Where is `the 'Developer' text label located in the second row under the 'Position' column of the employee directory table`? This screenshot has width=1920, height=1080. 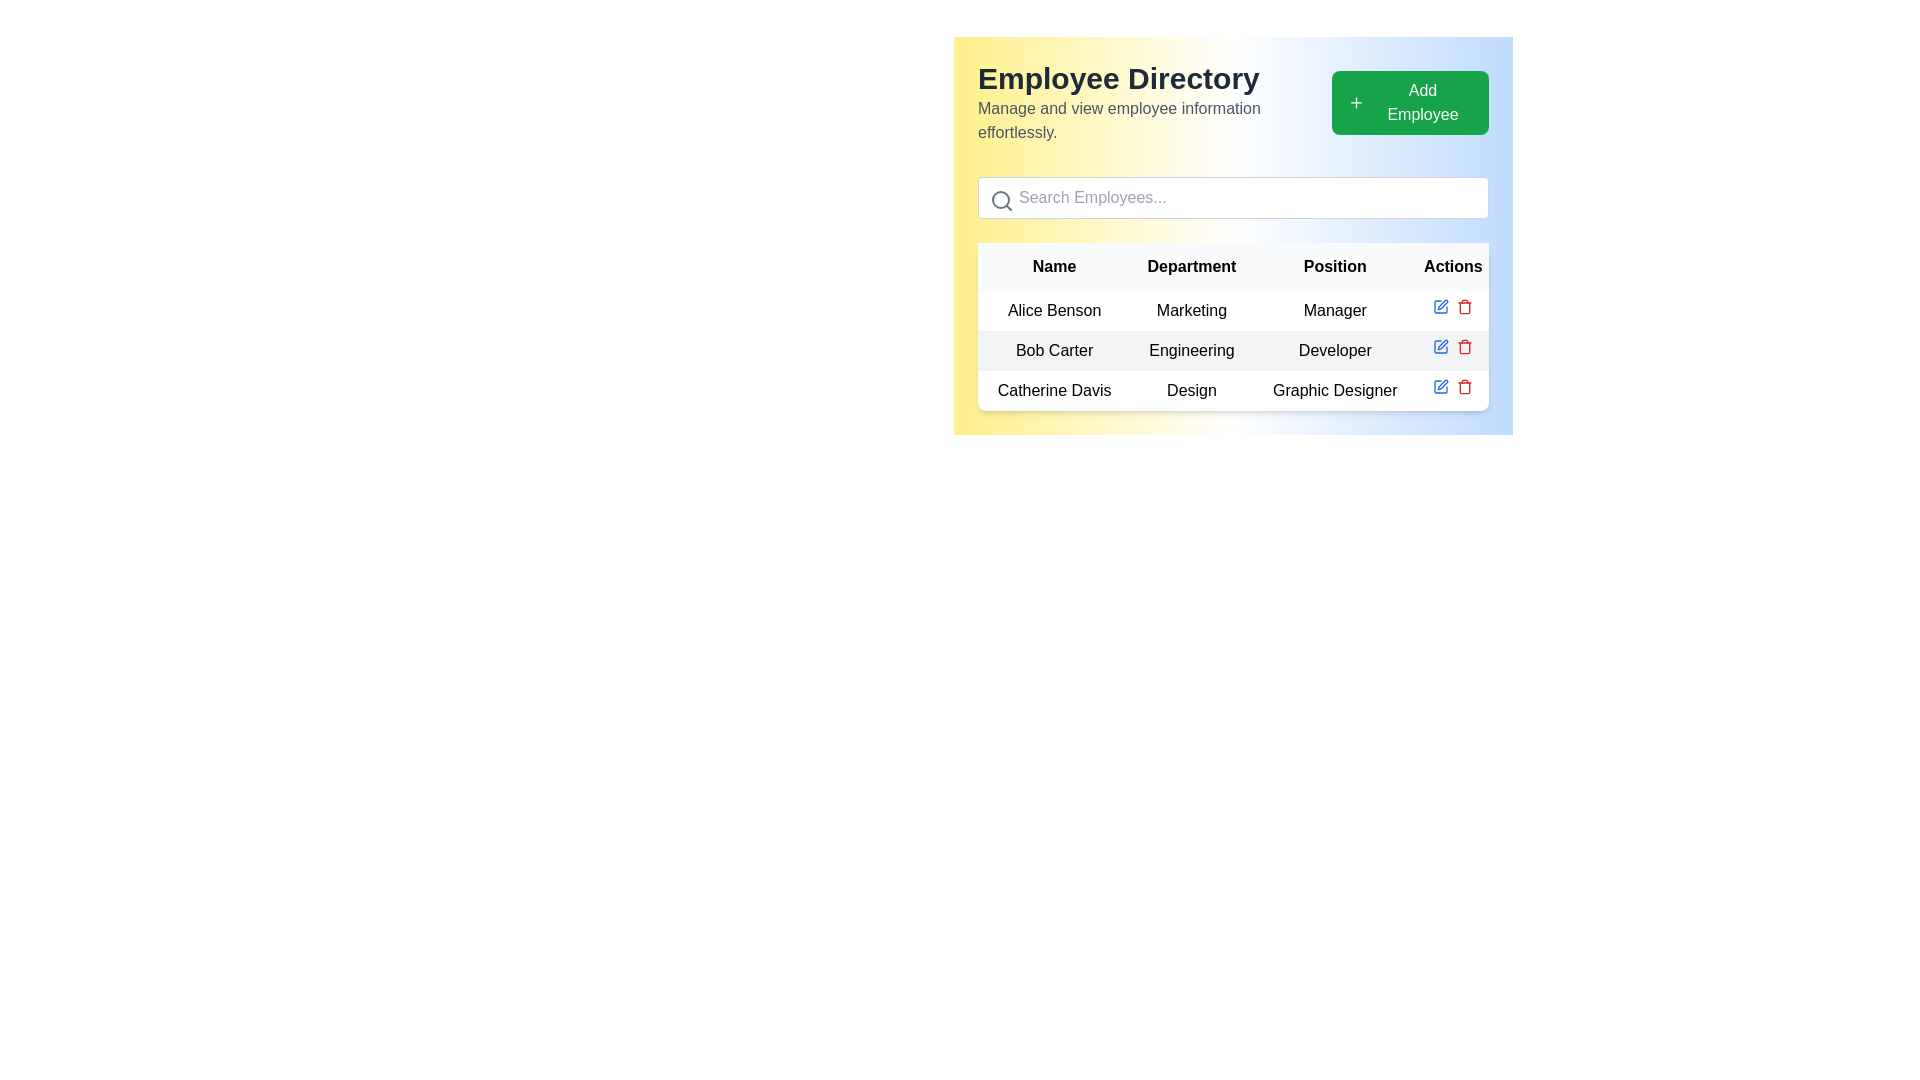
the 'Developer' text label located in the second row under the 'Position' column of the employee directory table is located at coordinates (1335, 350).